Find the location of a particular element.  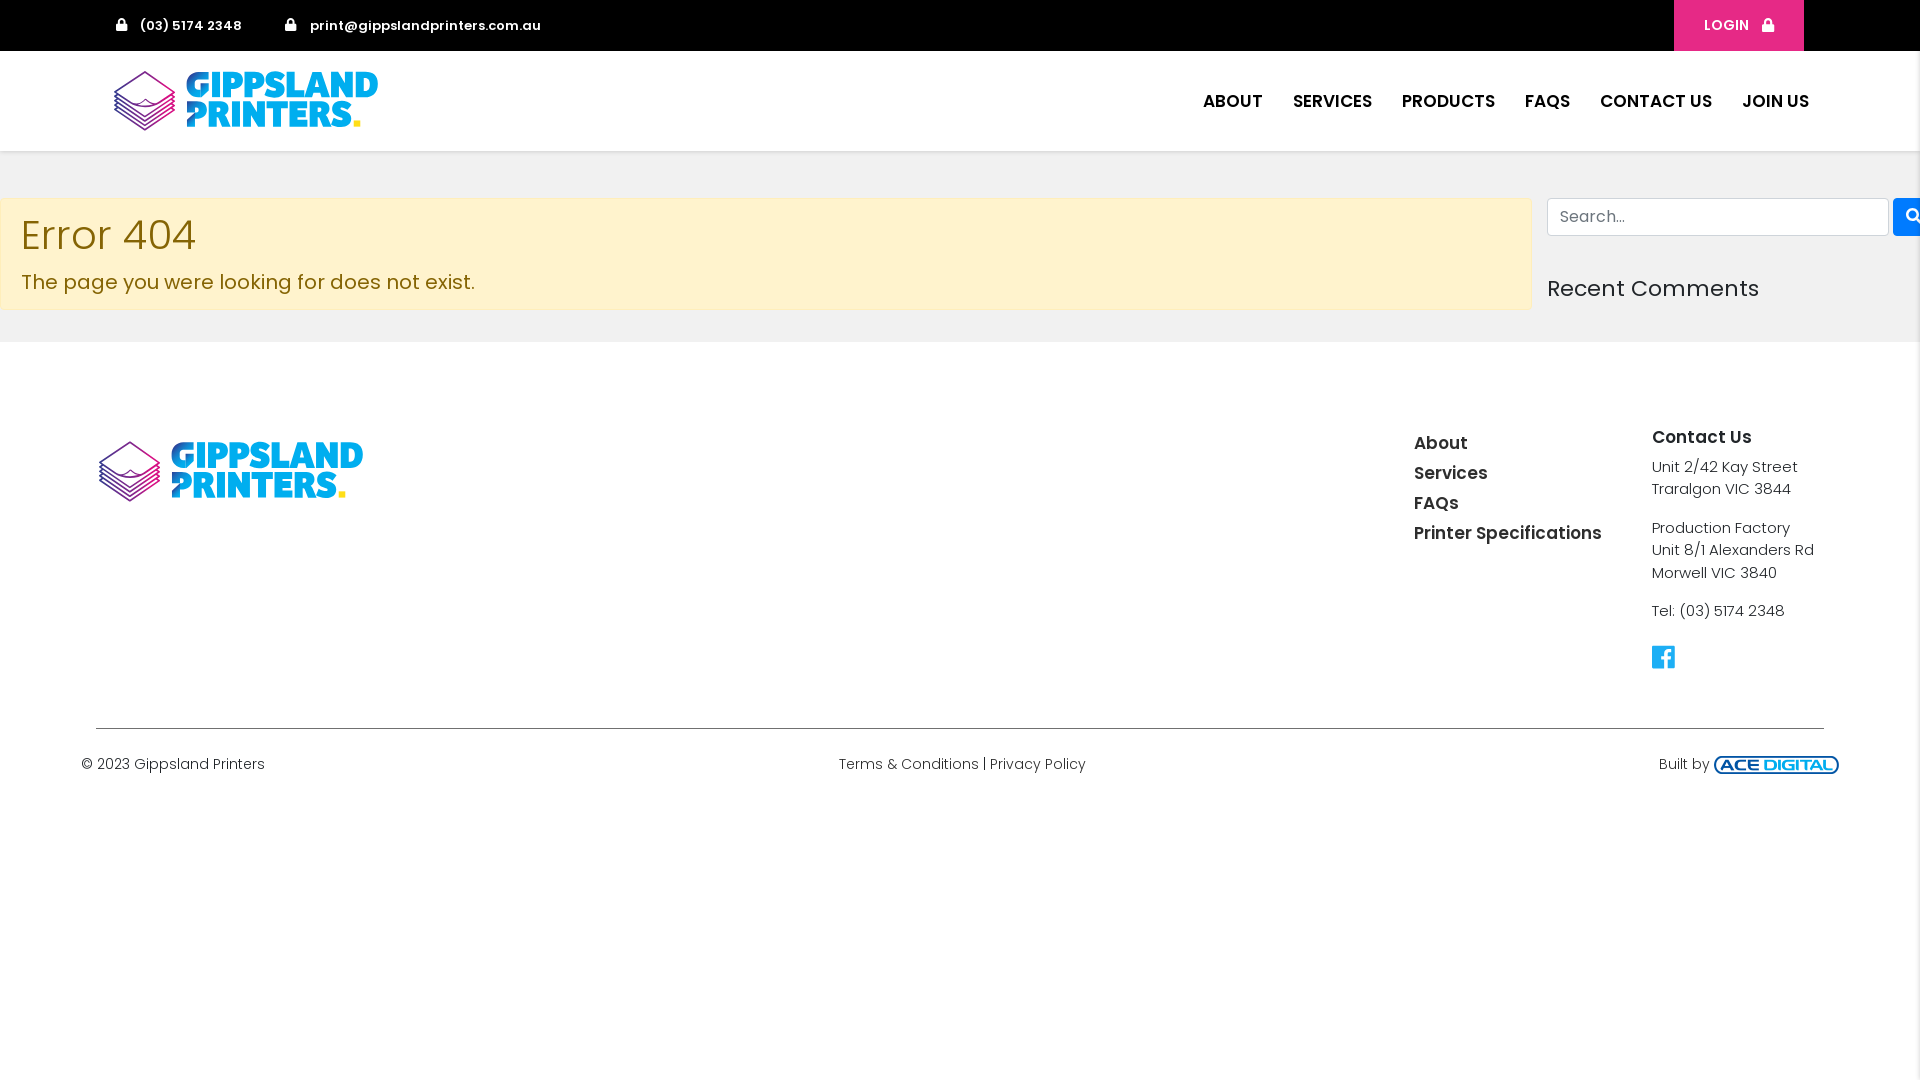

'FAQS' is located at coordinates (1546, 100).